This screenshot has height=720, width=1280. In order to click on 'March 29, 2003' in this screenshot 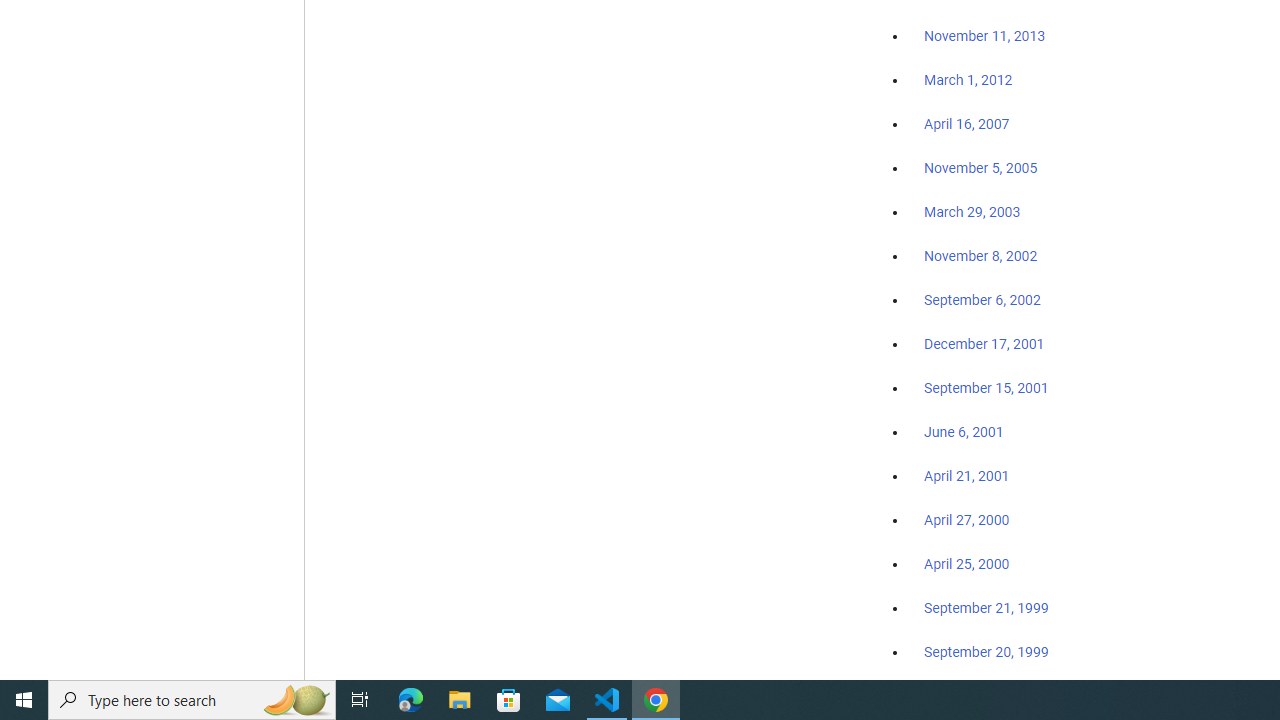, I will do `click(972, 212)`.